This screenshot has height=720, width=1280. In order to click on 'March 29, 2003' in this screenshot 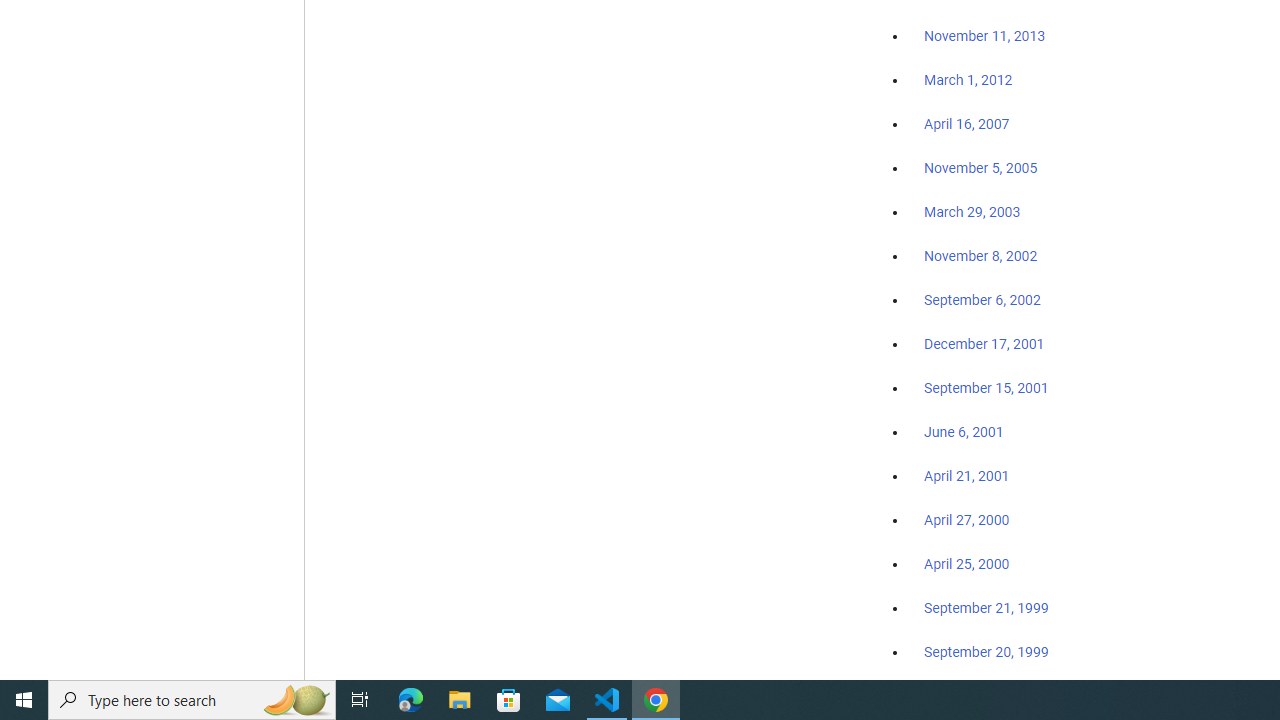, I will do `click(972, 212)`.